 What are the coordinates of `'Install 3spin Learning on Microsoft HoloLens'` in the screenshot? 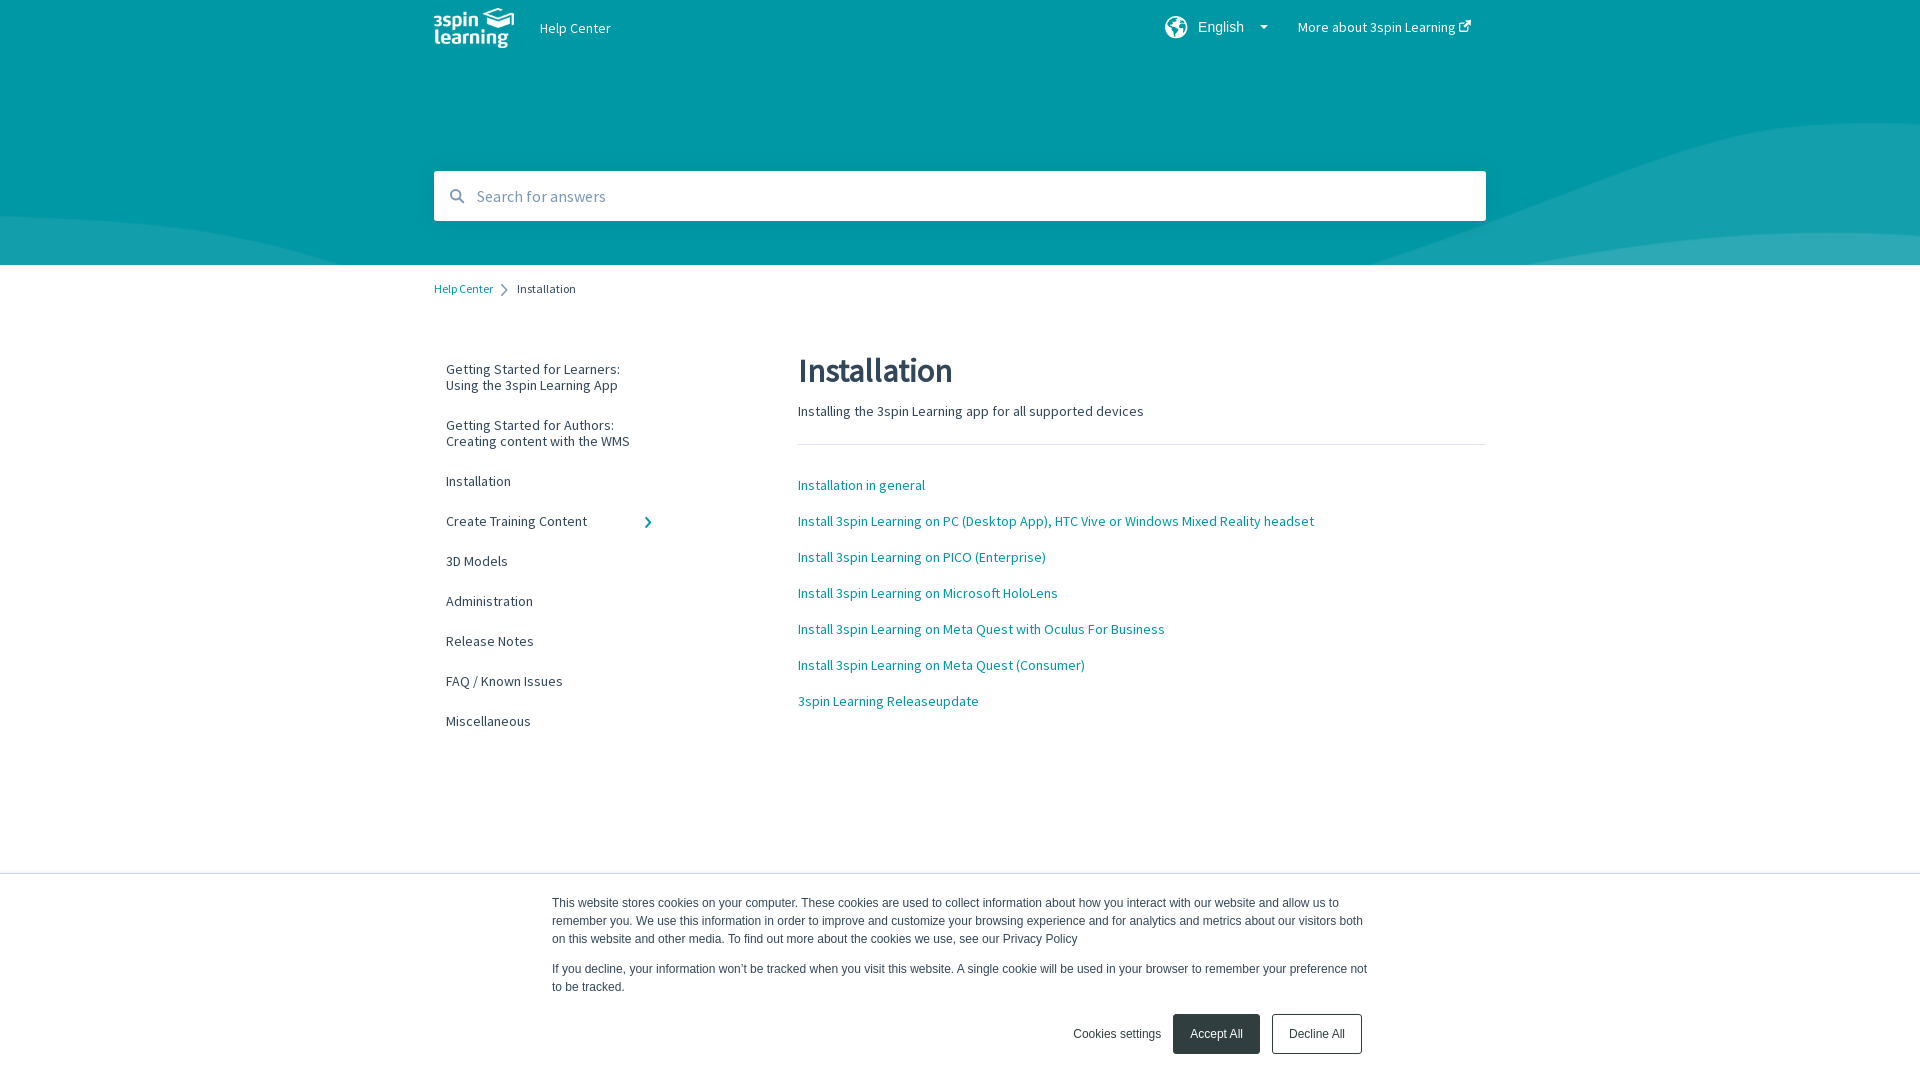 It's located at (926, 592).